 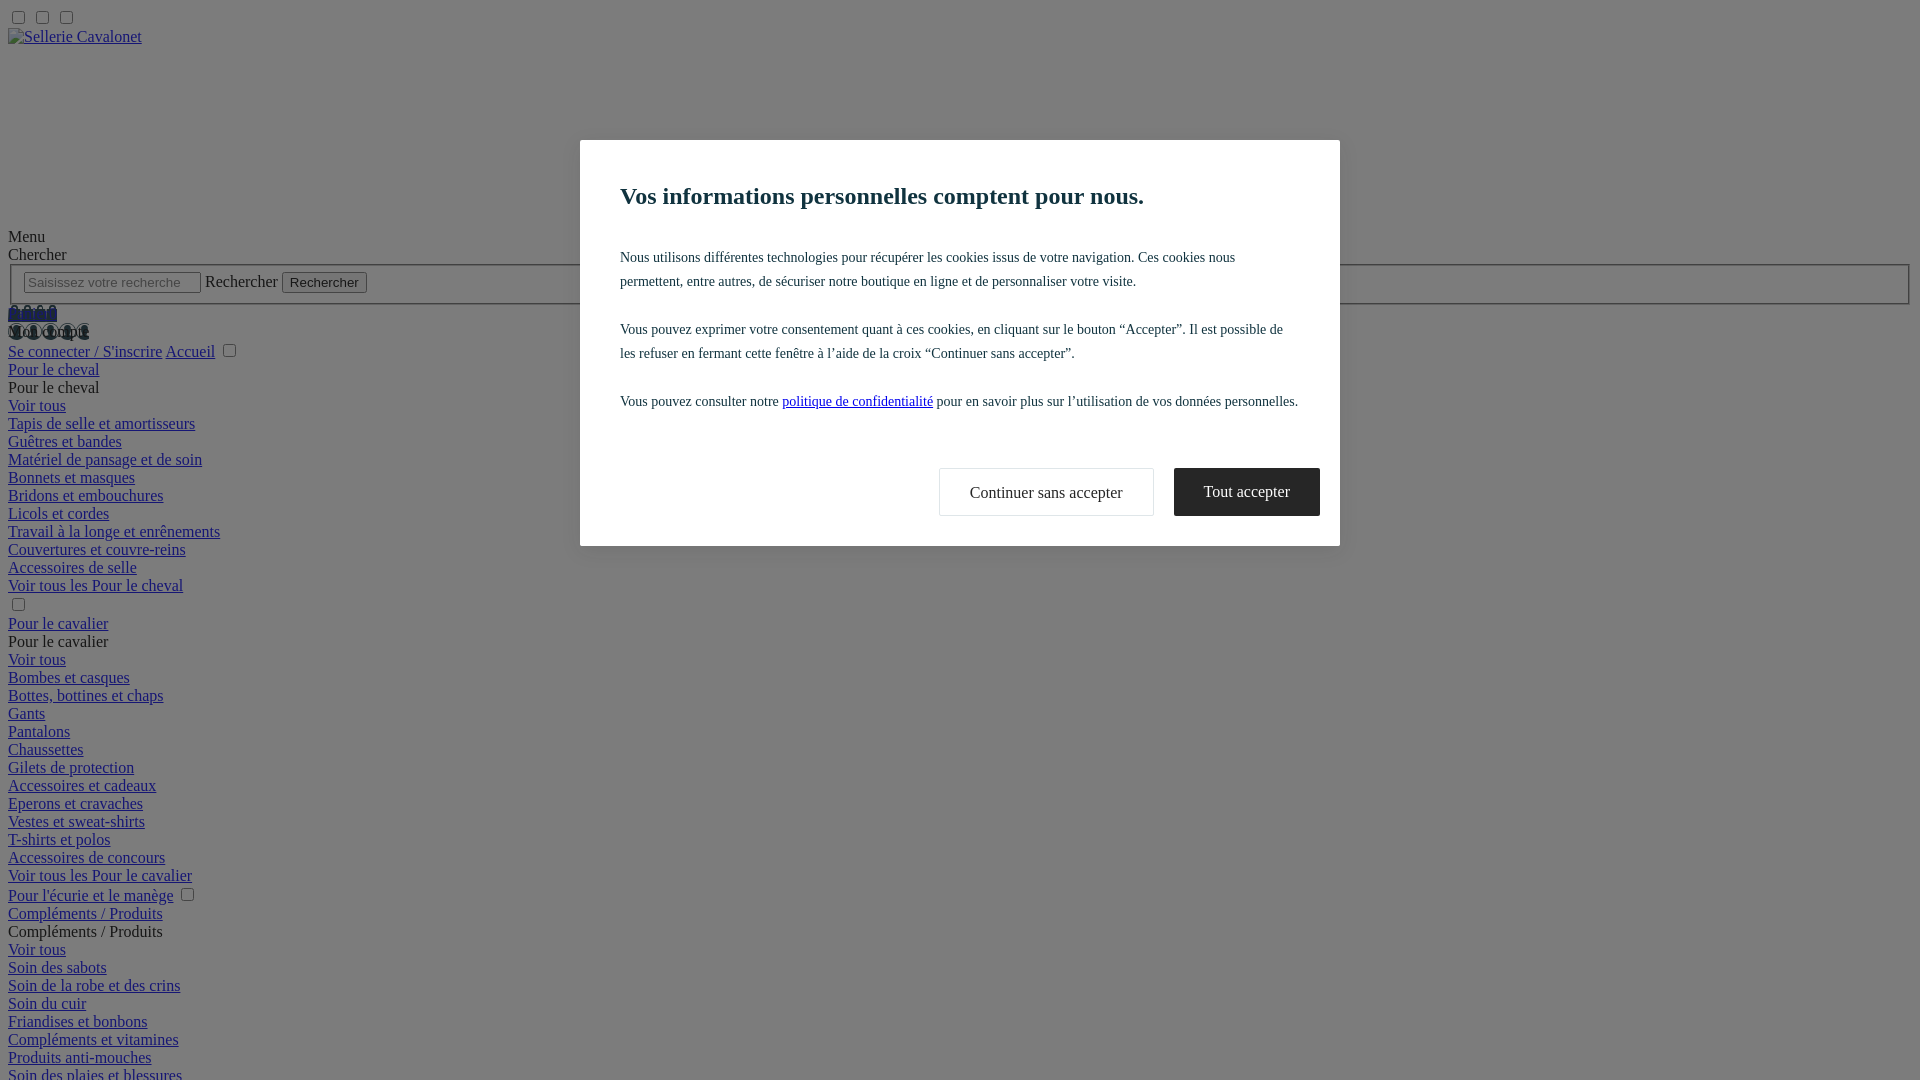 I want to click on 'T-shirts et polos', so click(x=59, y=839).